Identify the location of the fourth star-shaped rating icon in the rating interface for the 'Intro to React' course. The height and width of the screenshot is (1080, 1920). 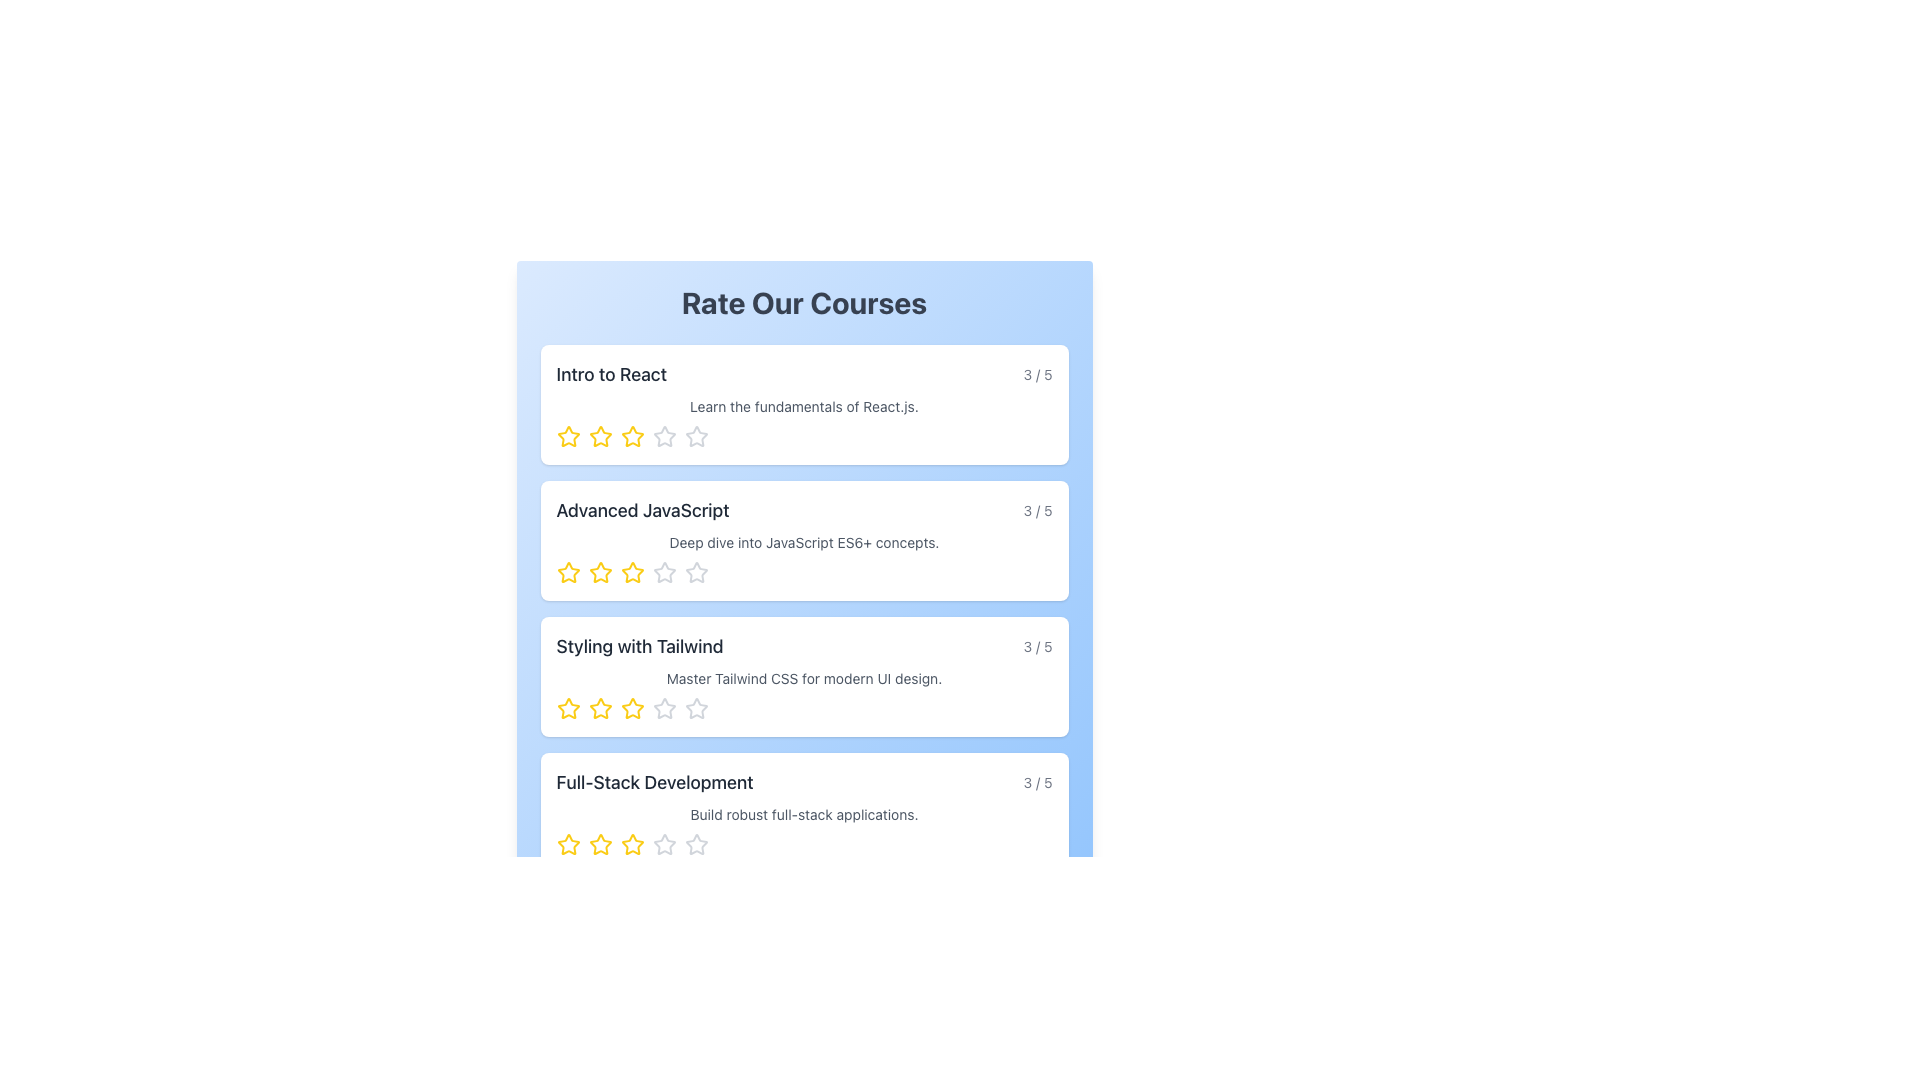
(664, 435).